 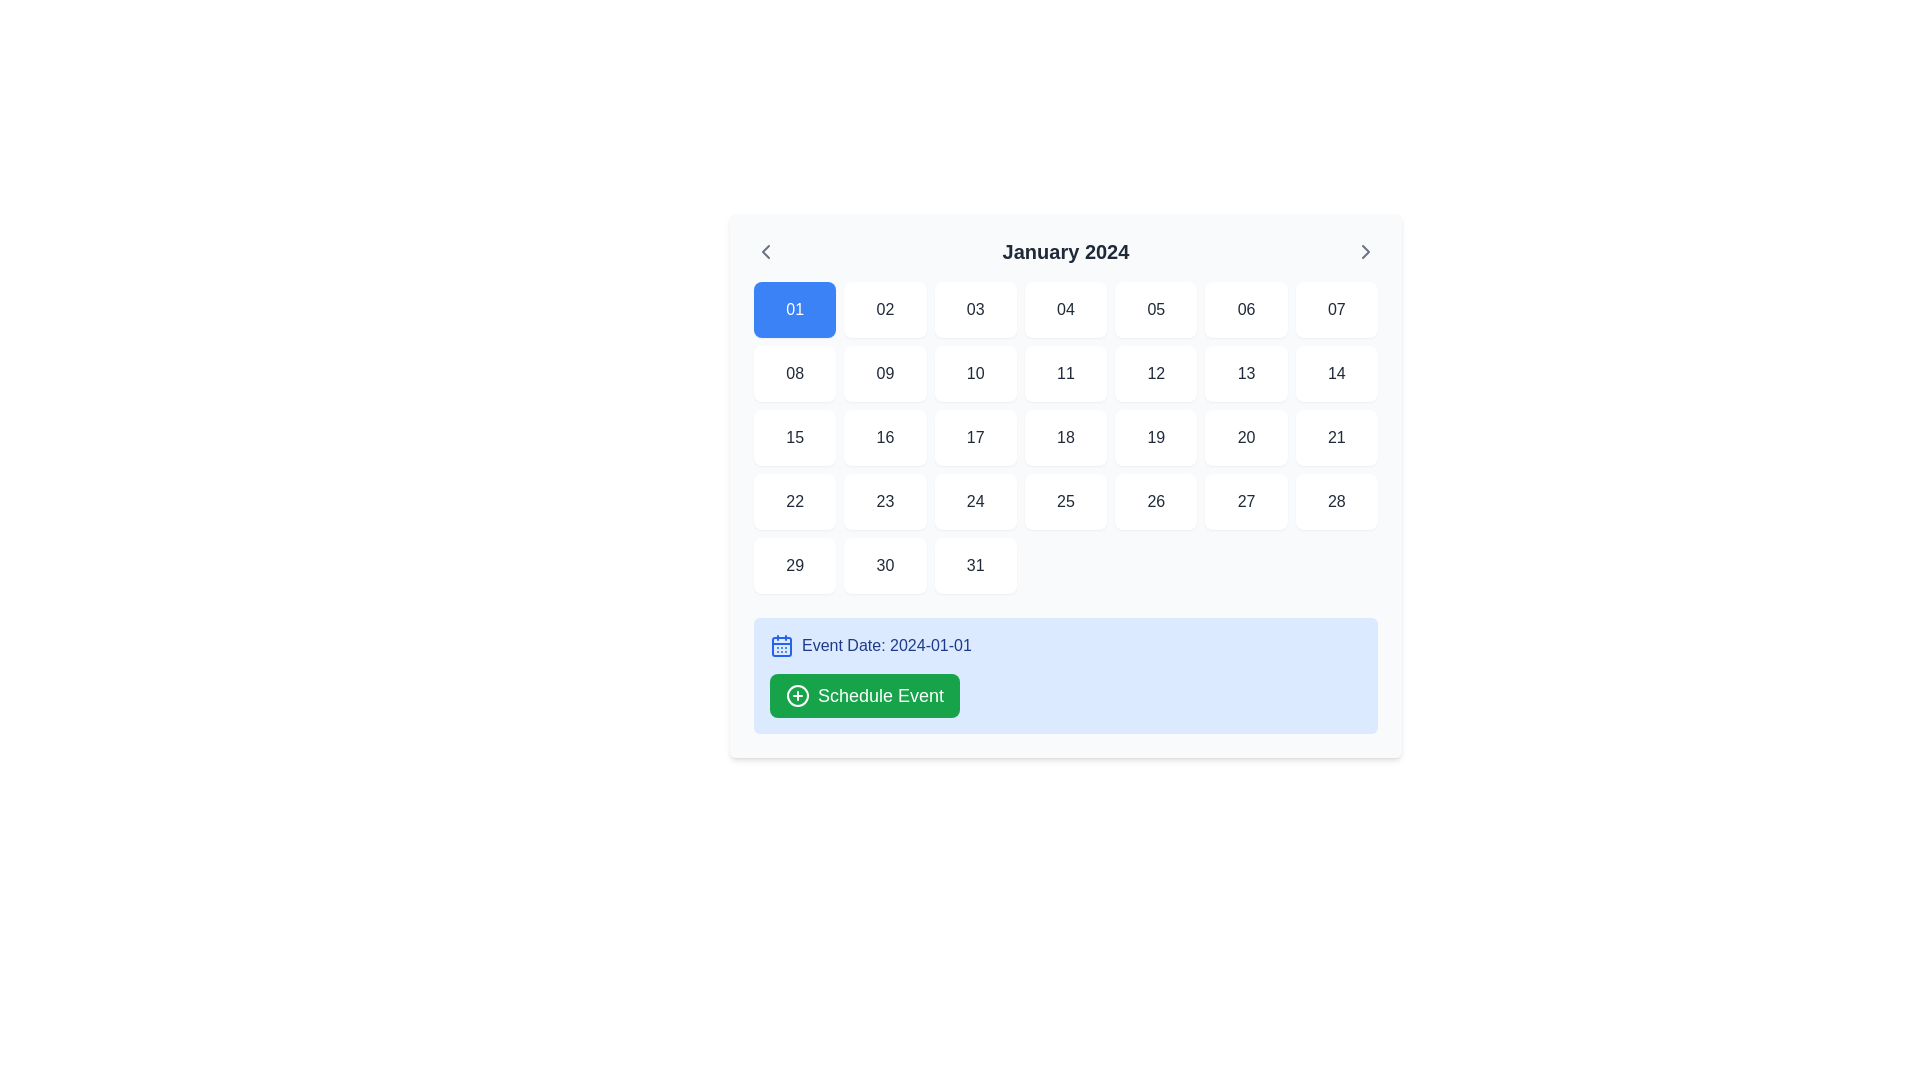 What do you see at coordinates (794, 437) in the screenshot?
I see `the button representing January 15th, 2024` at bounding box center [794, 437].